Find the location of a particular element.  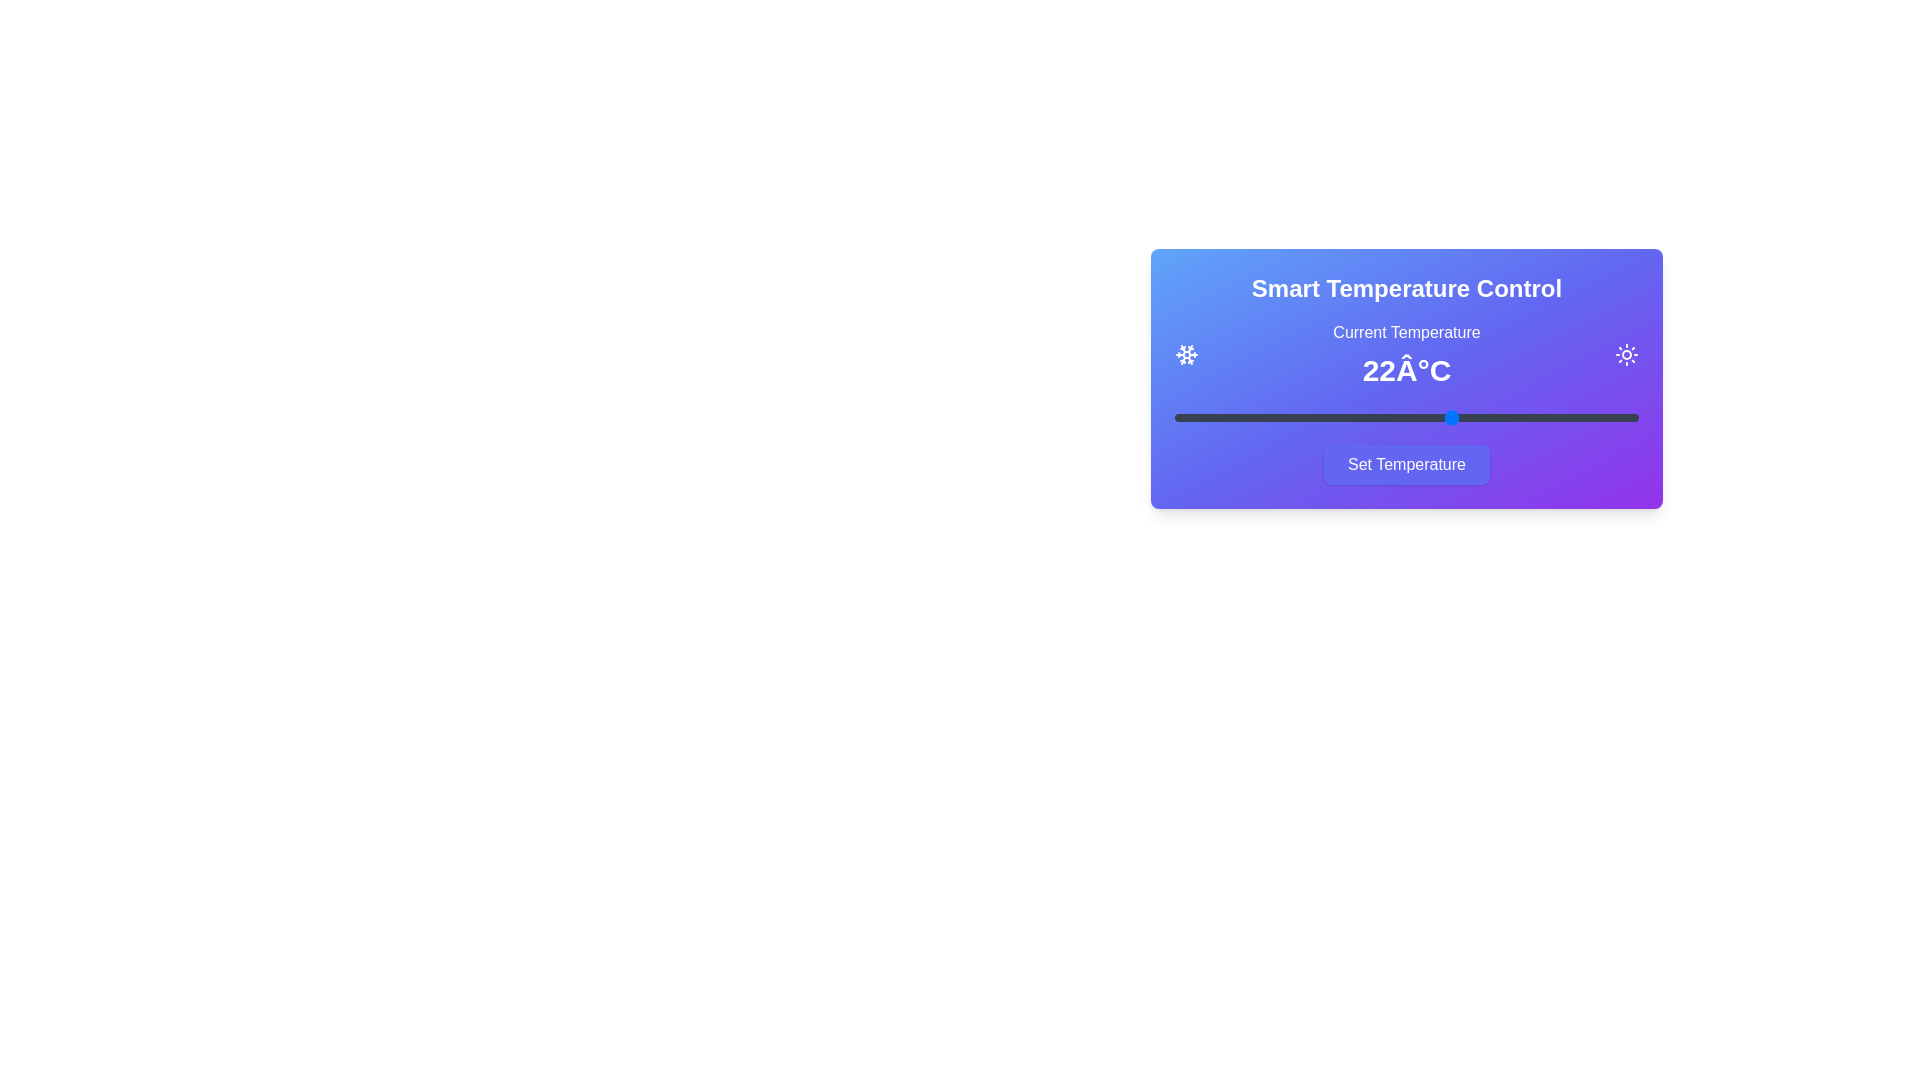

the small triangular mark that is part of the snowflake icon on the left side of the main panel, which indicates a cooling function is located at coordinates (1190, 349).